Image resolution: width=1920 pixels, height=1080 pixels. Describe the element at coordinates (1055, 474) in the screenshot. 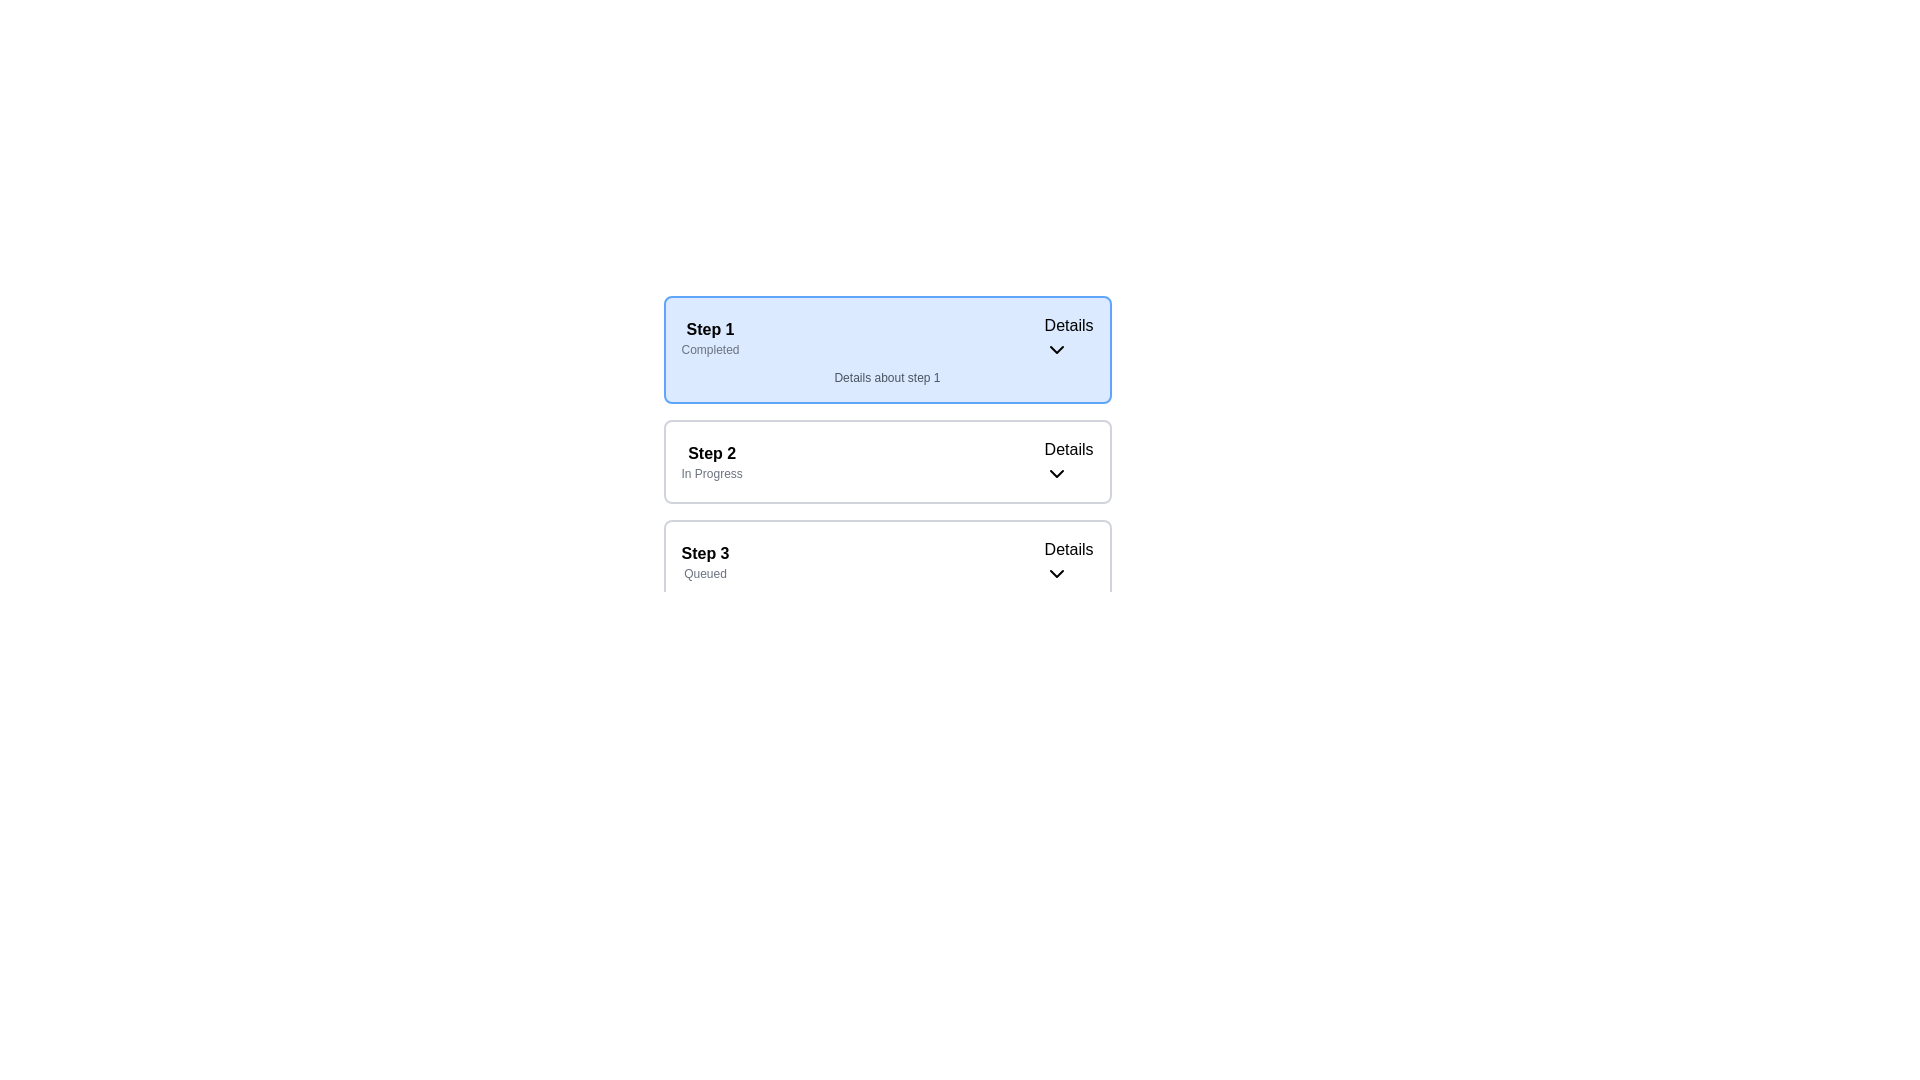

I see `the Dropdown Icon located to the right of the text 'Details' in the 'Step 2' block` at that location.